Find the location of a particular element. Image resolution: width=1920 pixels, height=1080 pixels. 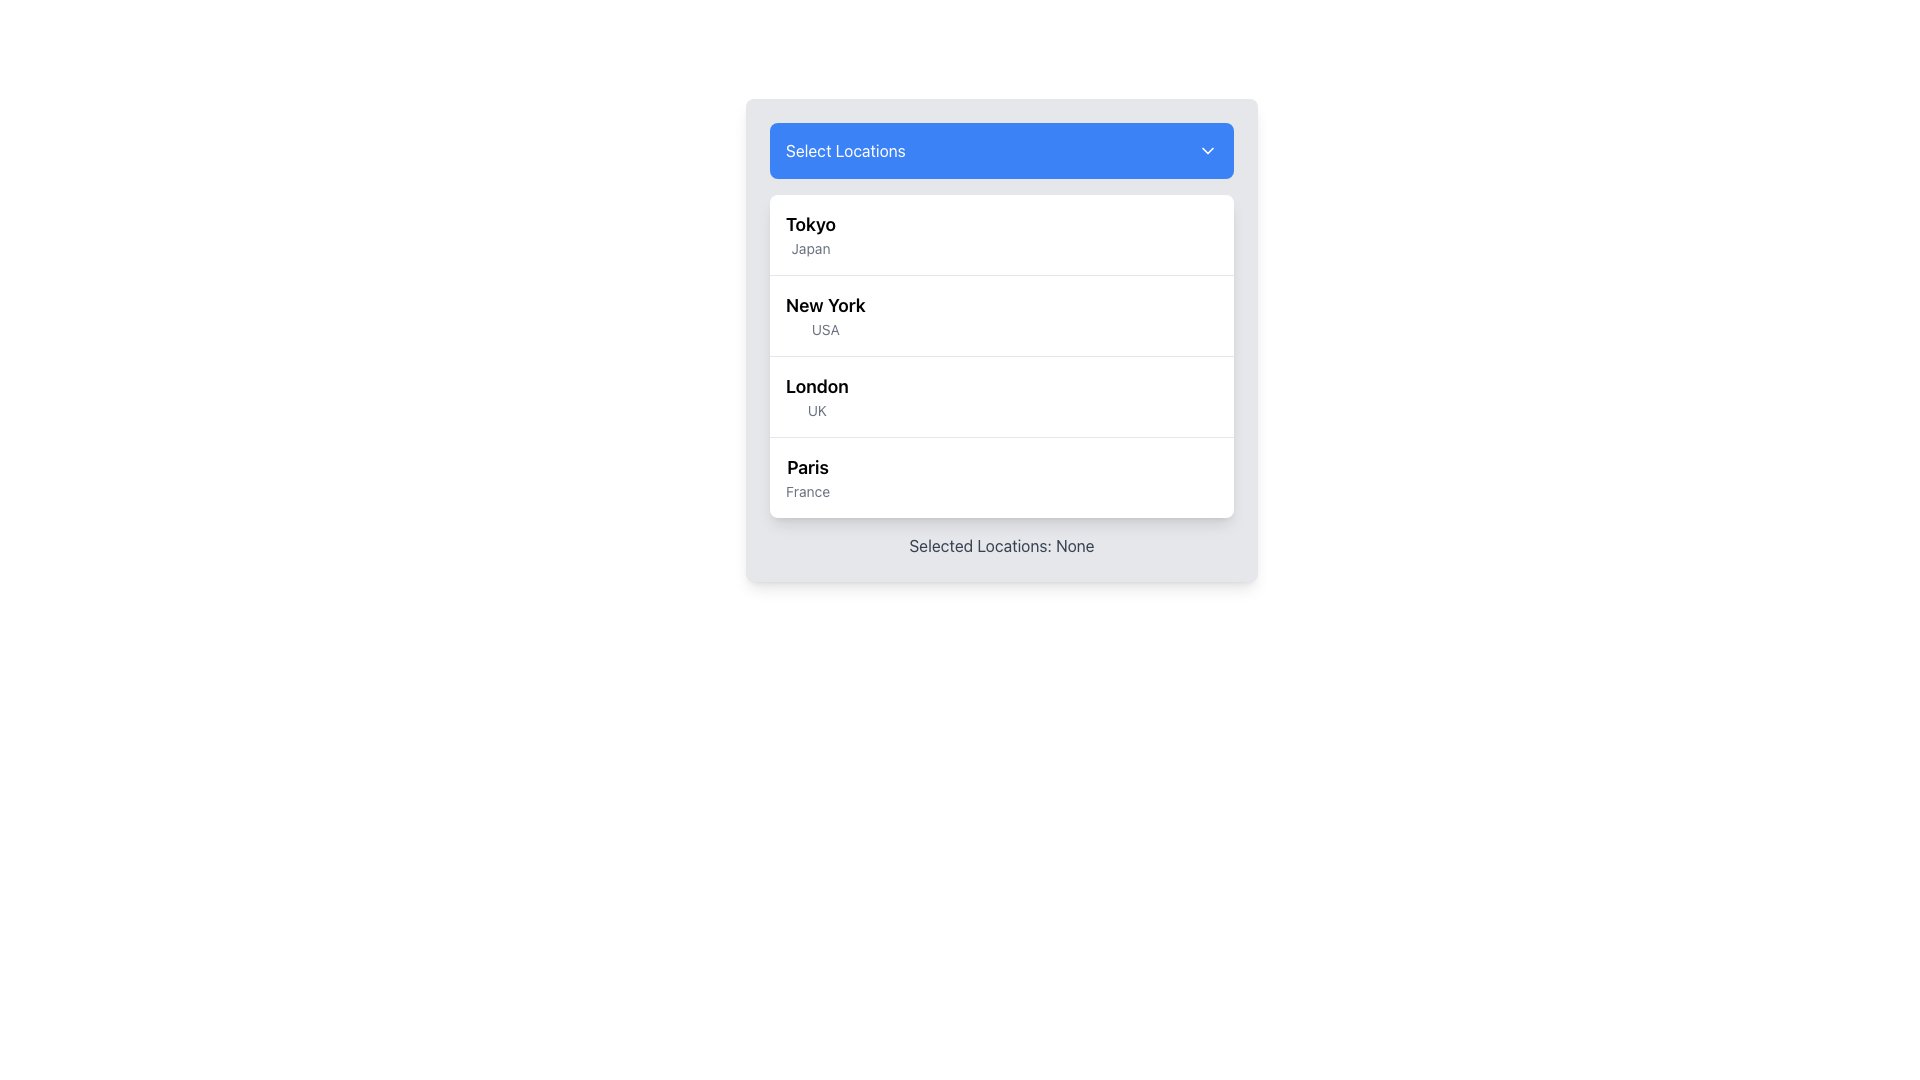

the topmost selectable option element displaying 'Tokyo' and 'Japan' in a list under the 'Select Locations' header is located at coordinates (811, 234).